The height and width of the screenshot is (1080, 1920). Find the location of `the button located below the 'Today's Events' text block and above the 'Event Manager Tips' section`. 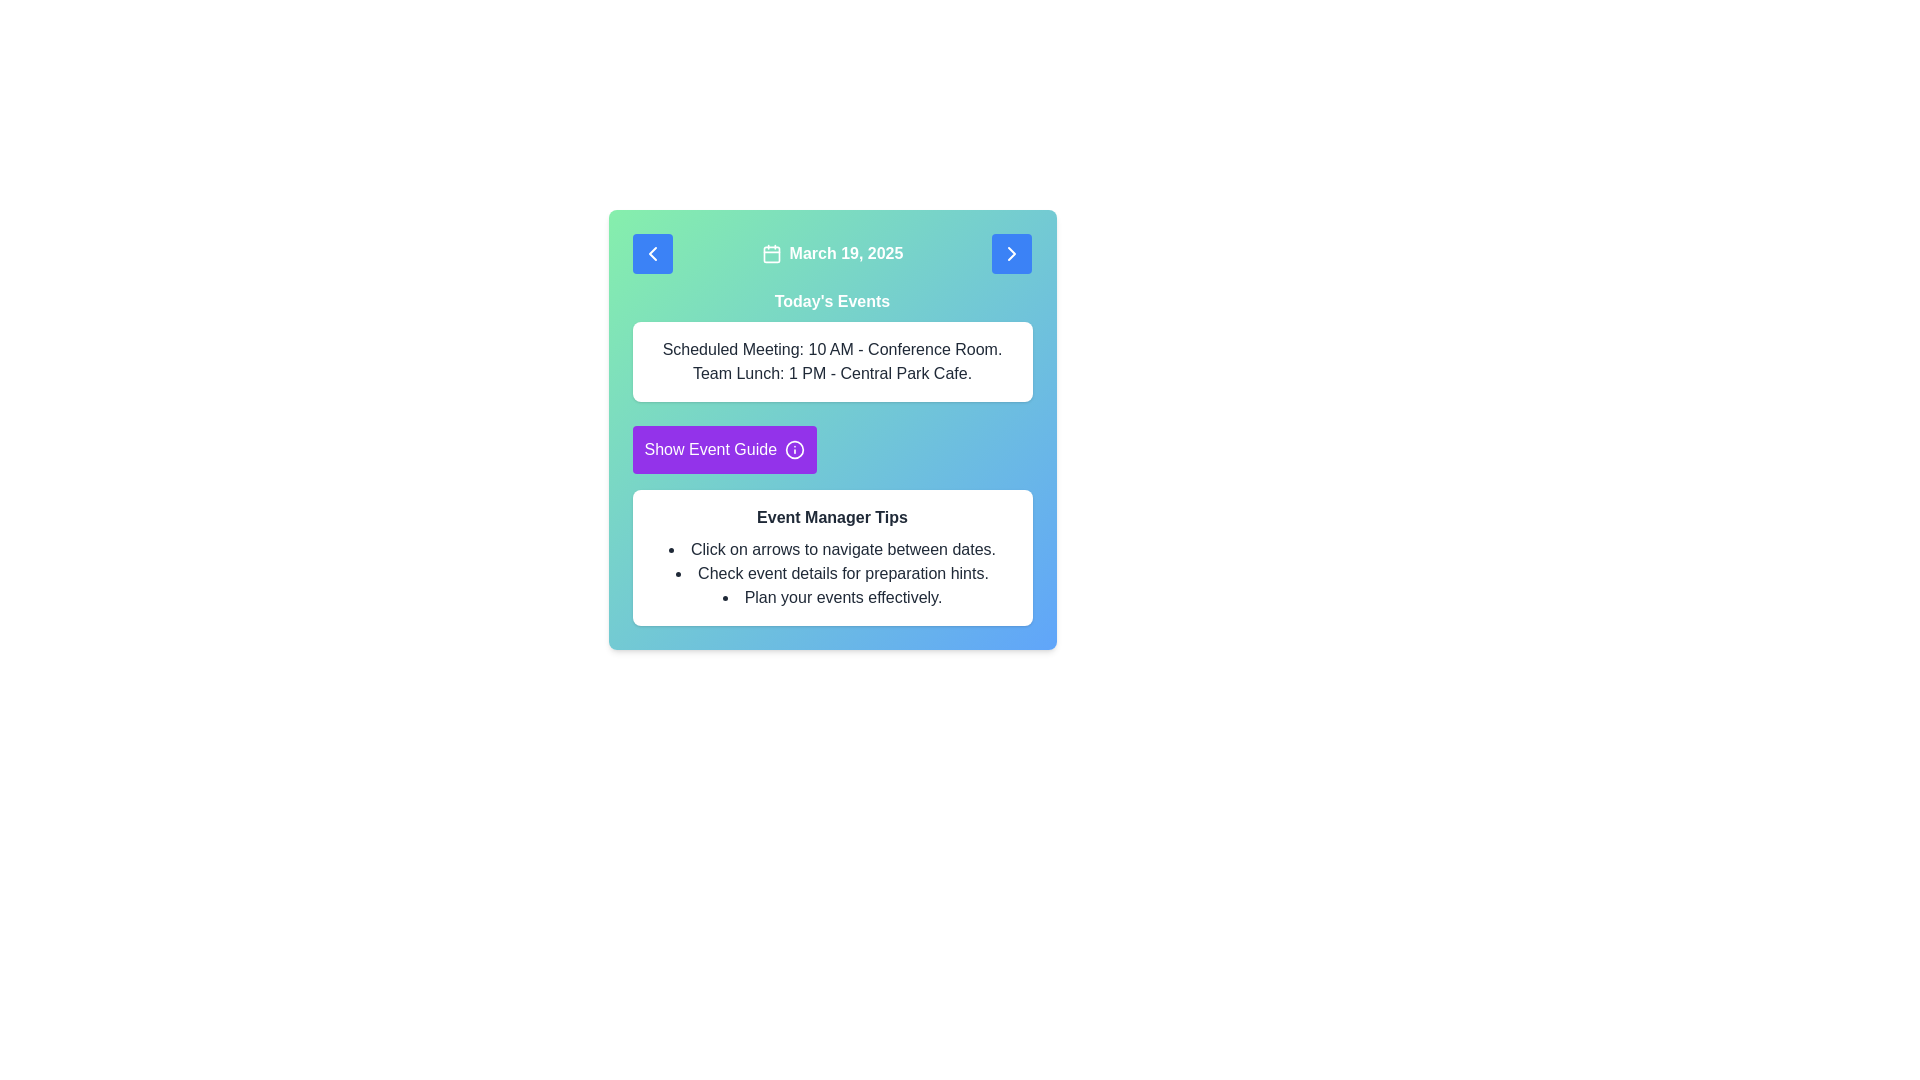

the button located below the 'Today's Events' text block and above the 'Event Manager Tips' section is located at coordinates (723, 450).